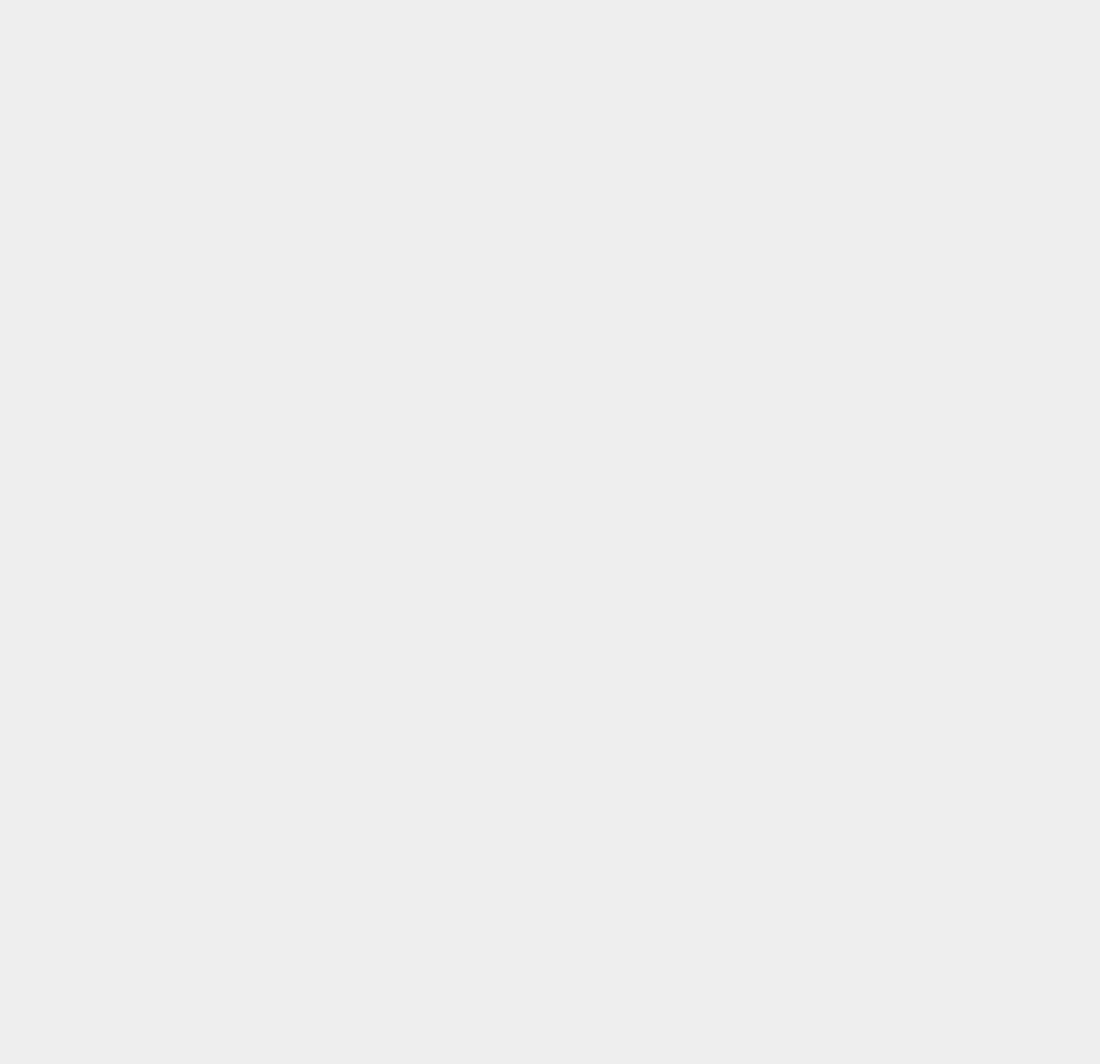 The height and width of the screenshot is (1064, 1100). I want to click on 'Windows Media Center', so click(778, 836).